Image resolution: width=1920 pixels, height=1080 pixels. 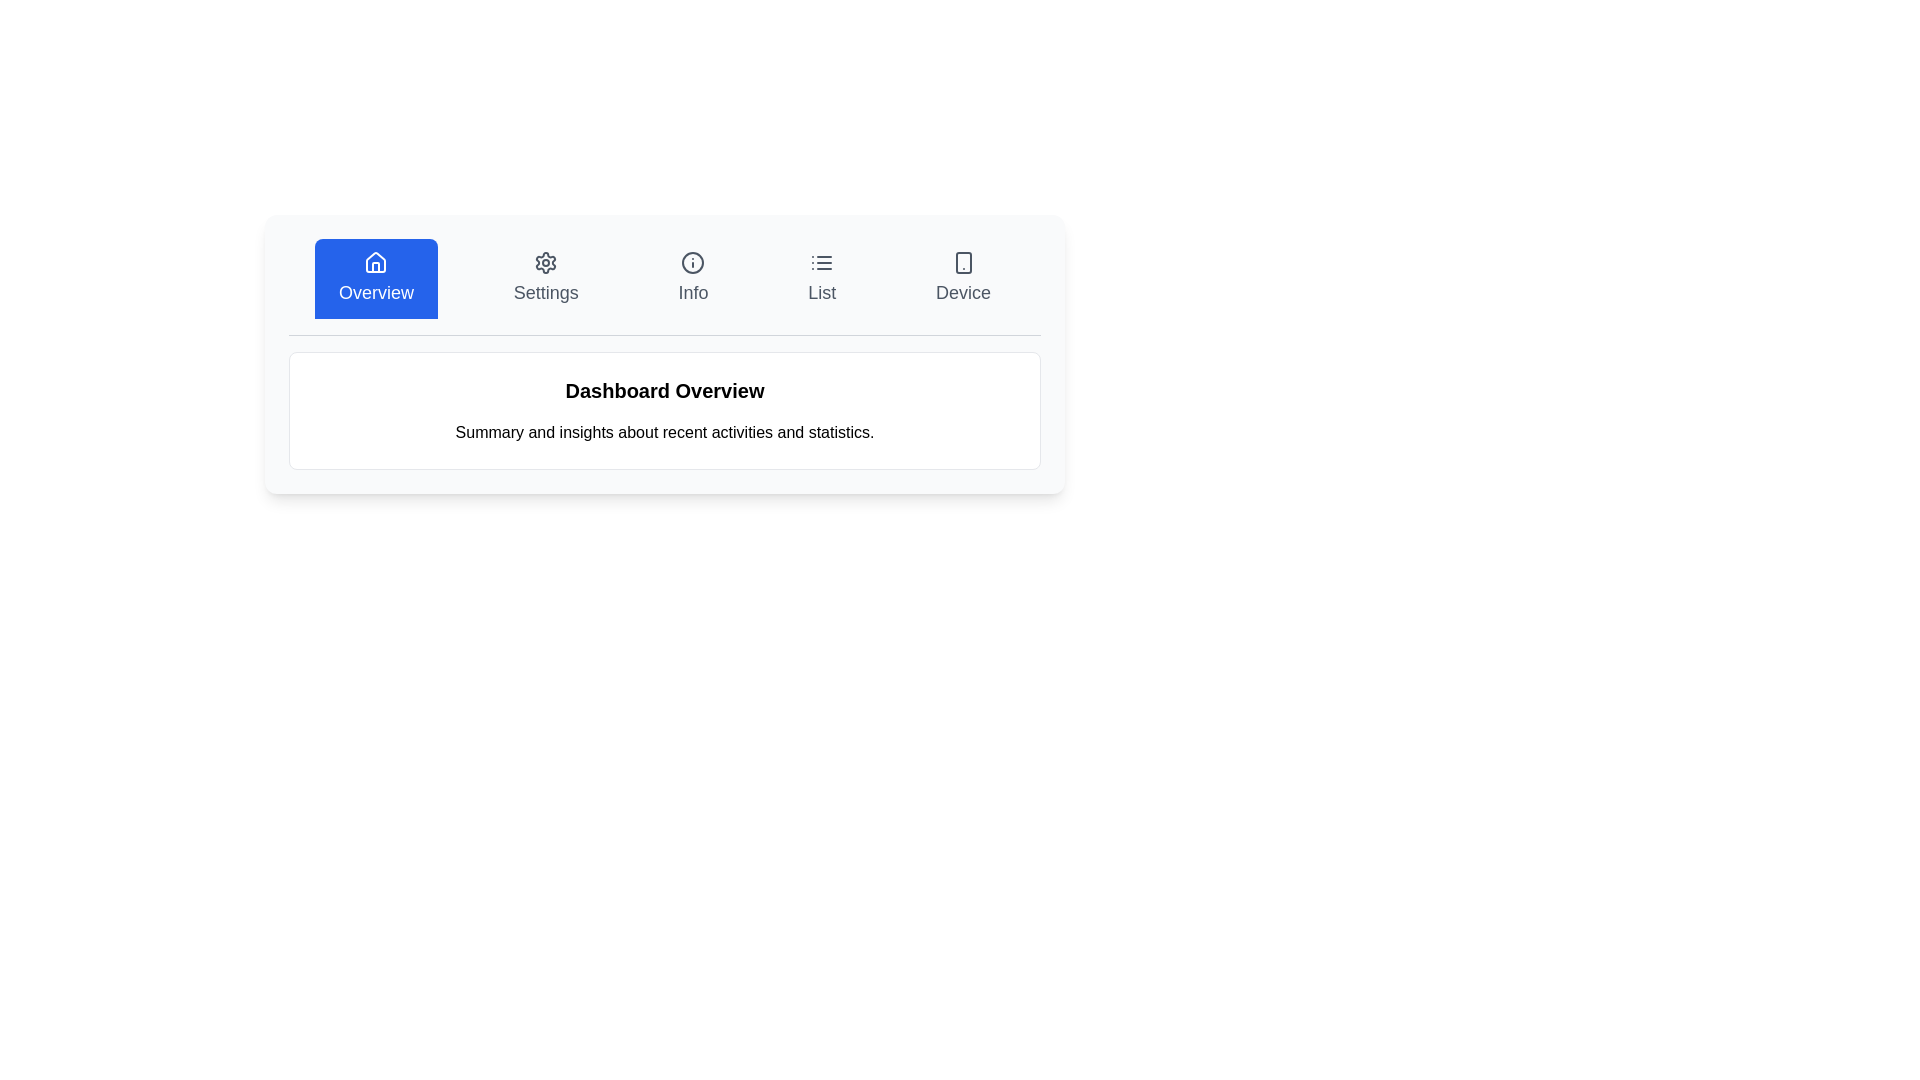 I want to click on the 'Overview' tab label in the navigation bar, so click(x=376, y=293).